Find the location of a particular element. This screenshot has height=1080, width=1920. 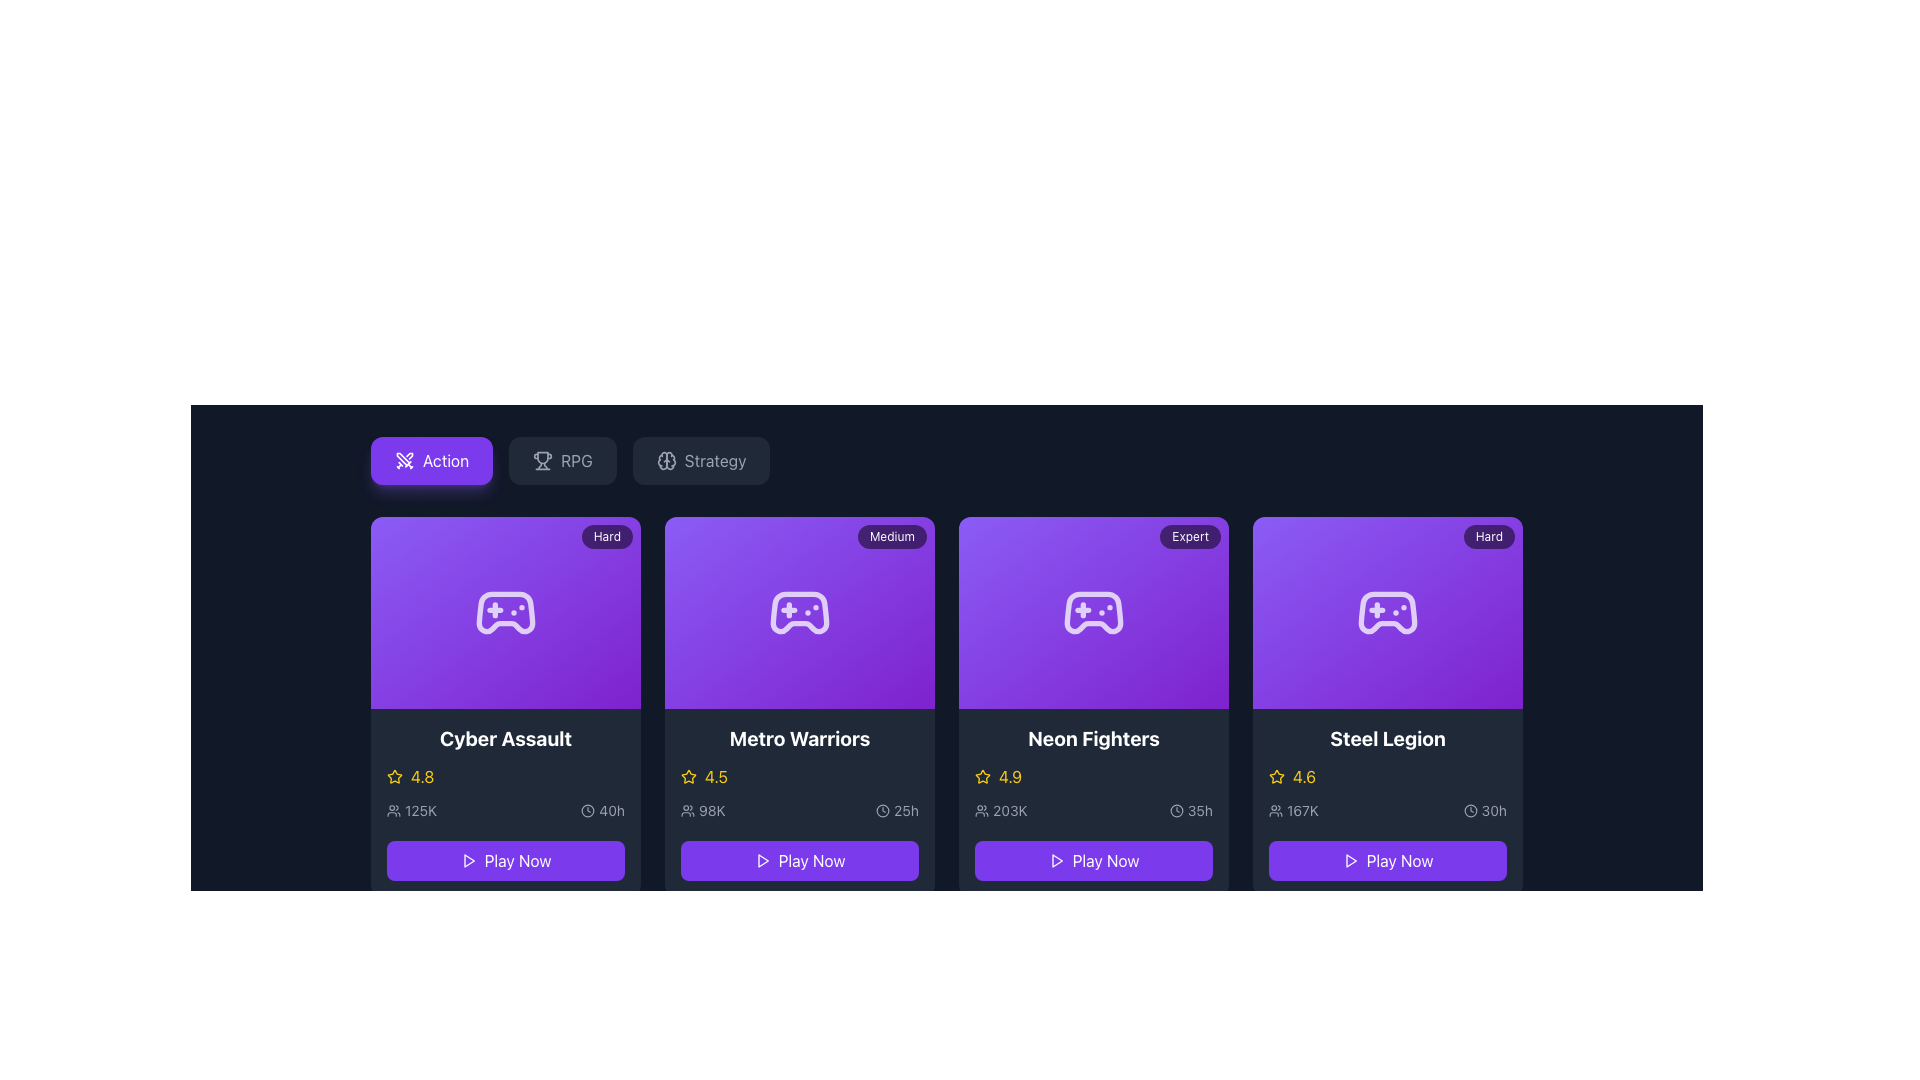

the text '98K' associated with the group icon in the 'Metro Warriors' section for reading is located at coordinates (703, 810).